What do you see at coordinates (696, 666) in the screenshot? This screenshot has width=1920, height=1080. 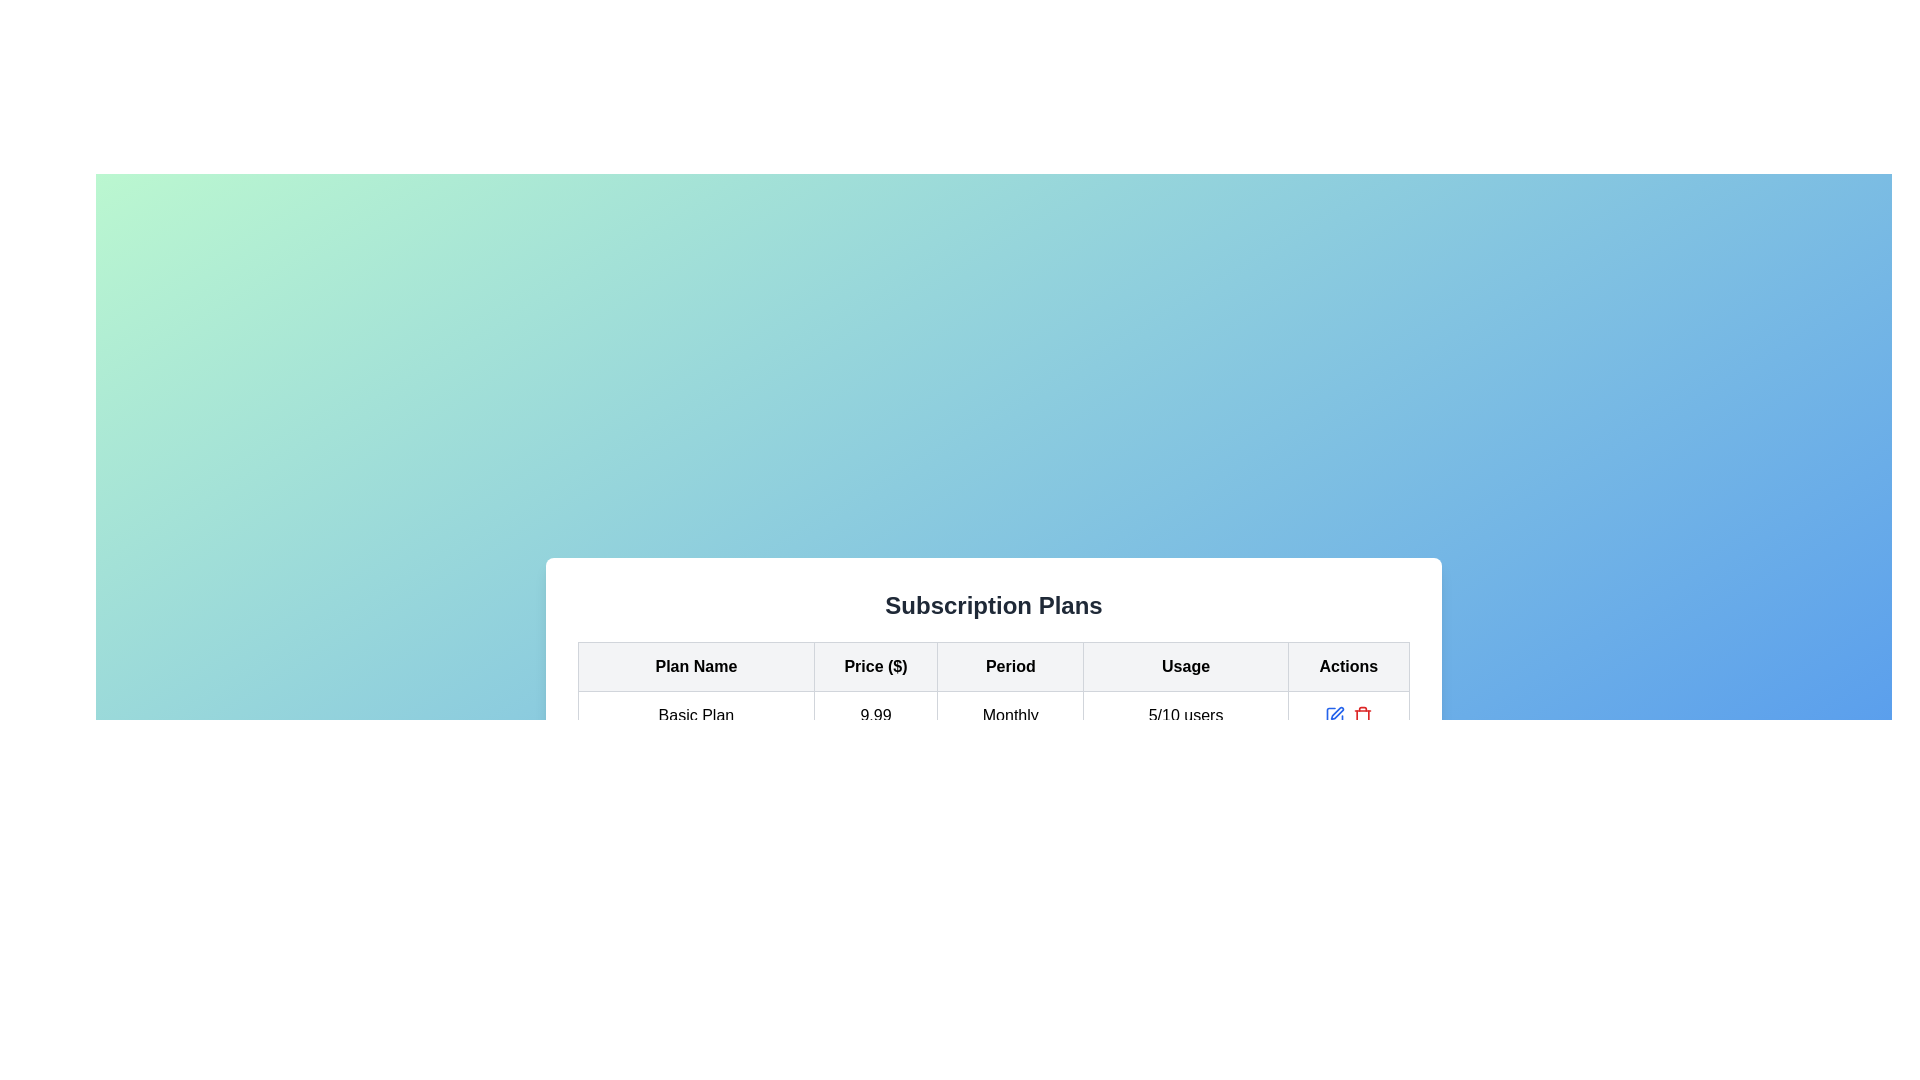 I see `the 'Plan Name' text element located in the first column header of the table, which is displayed in bold black font` at bounding box center [696, 666].